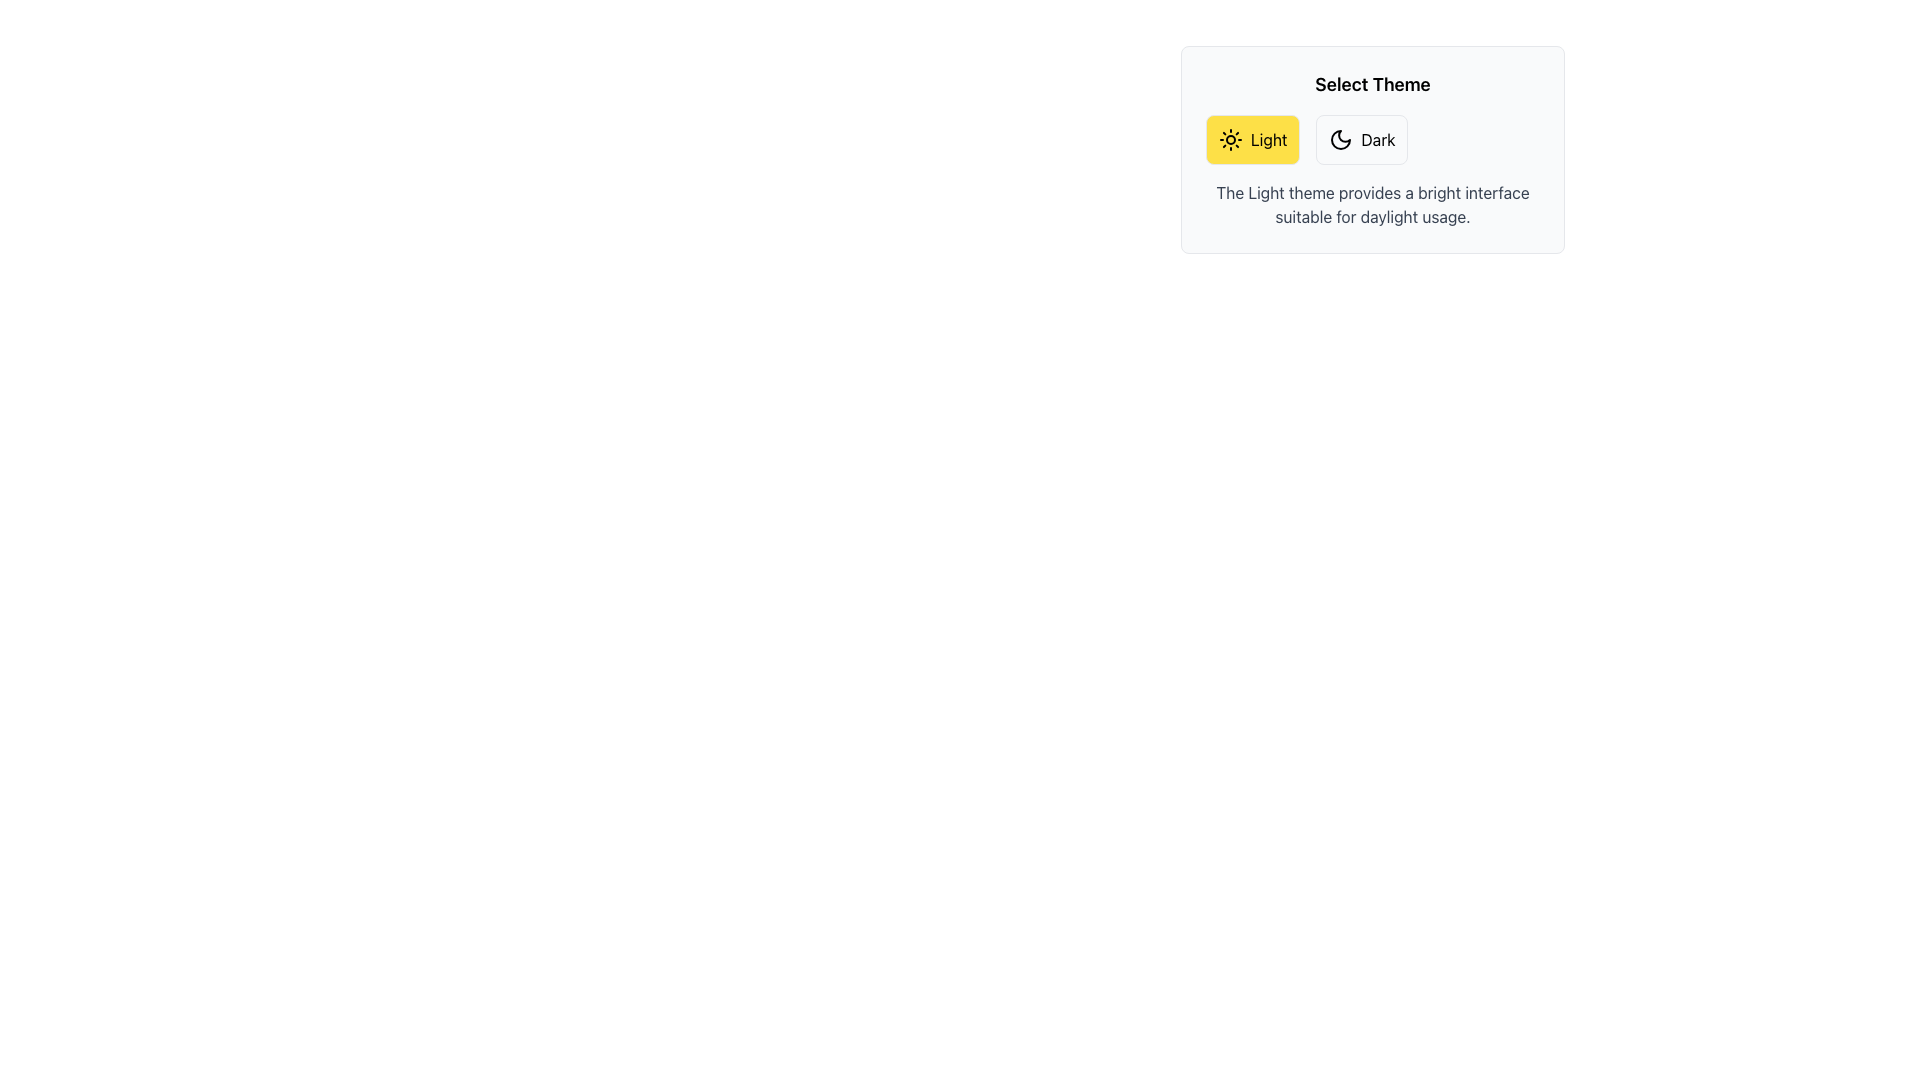 The width and height of the screenshot is (1920, 1080). I want to click on text of the 'Light' label, which is a black sans-serif text on a yellow background, located next to a sun icon in the theme selection section, so click(1268, 138).